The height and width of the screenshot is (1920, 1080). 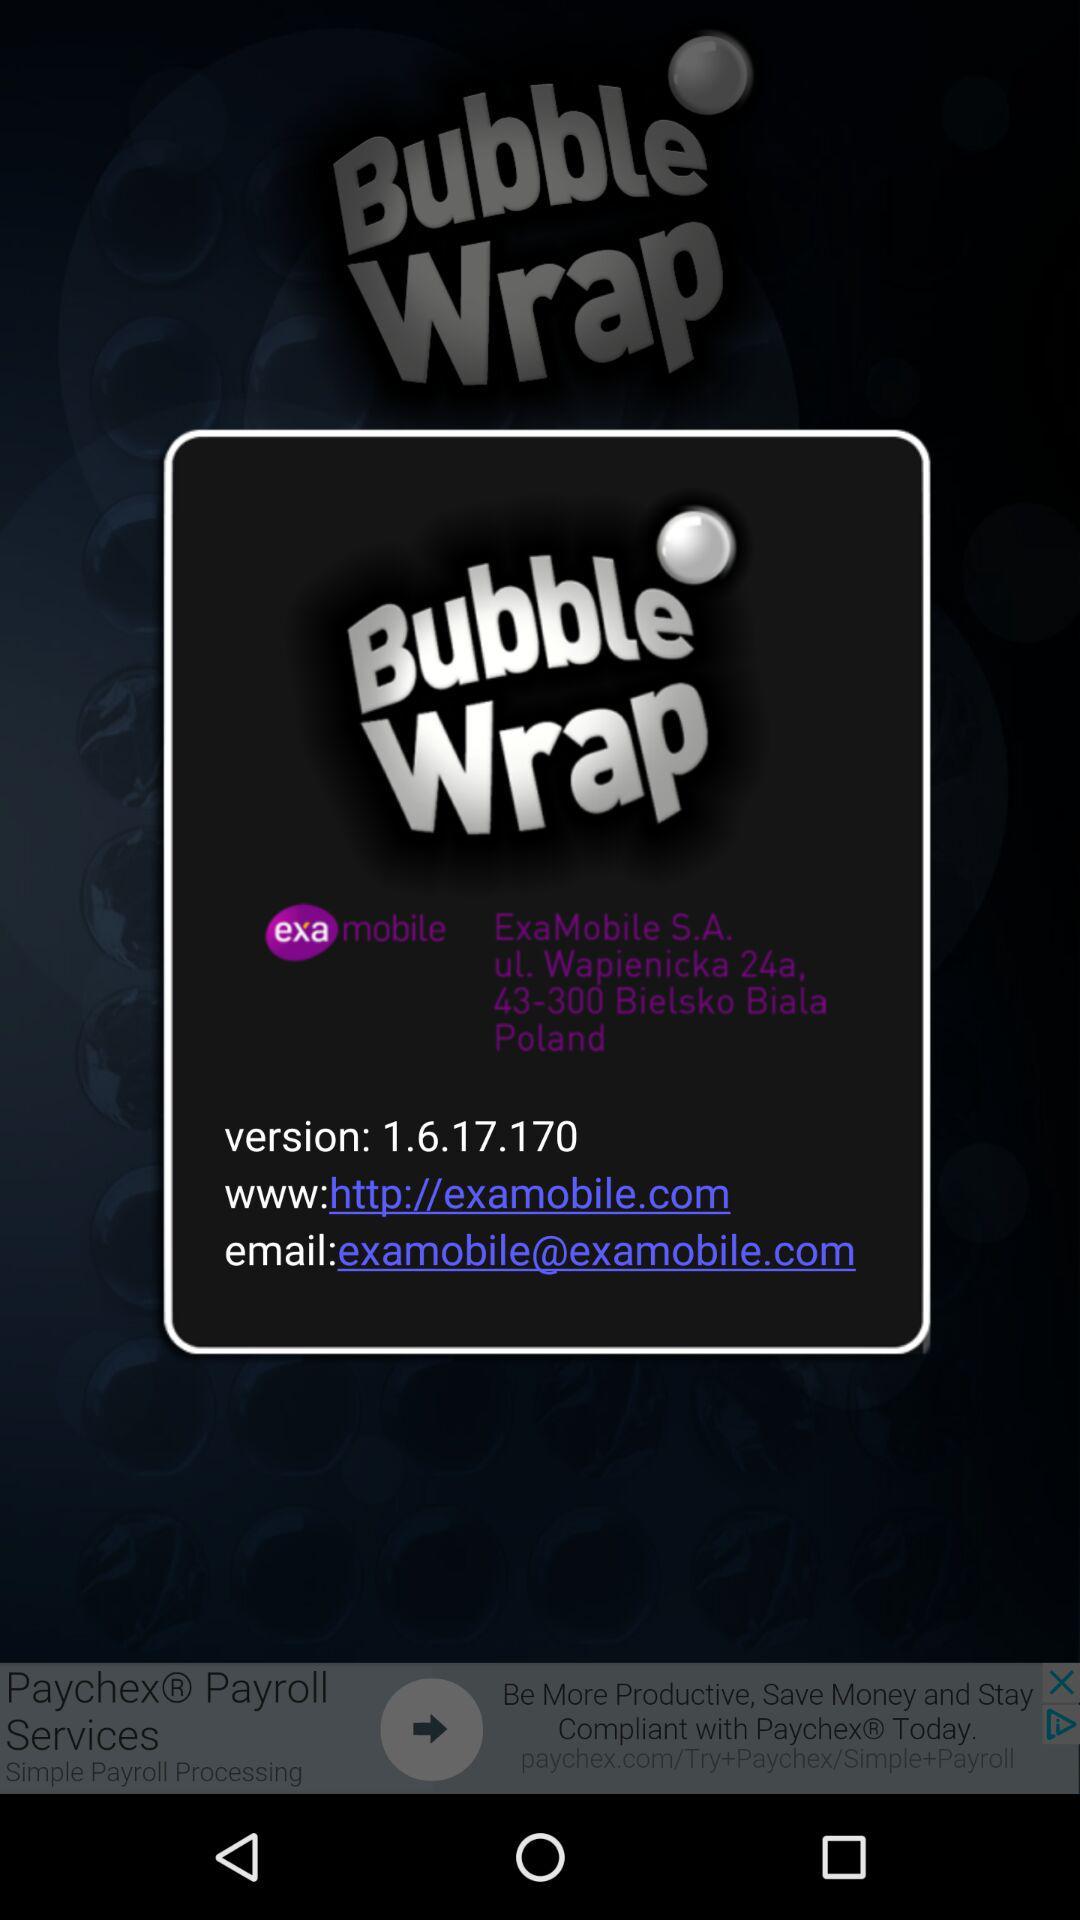 I want to click on icon below version 1 6 icon, so click(x=464, y=1191).